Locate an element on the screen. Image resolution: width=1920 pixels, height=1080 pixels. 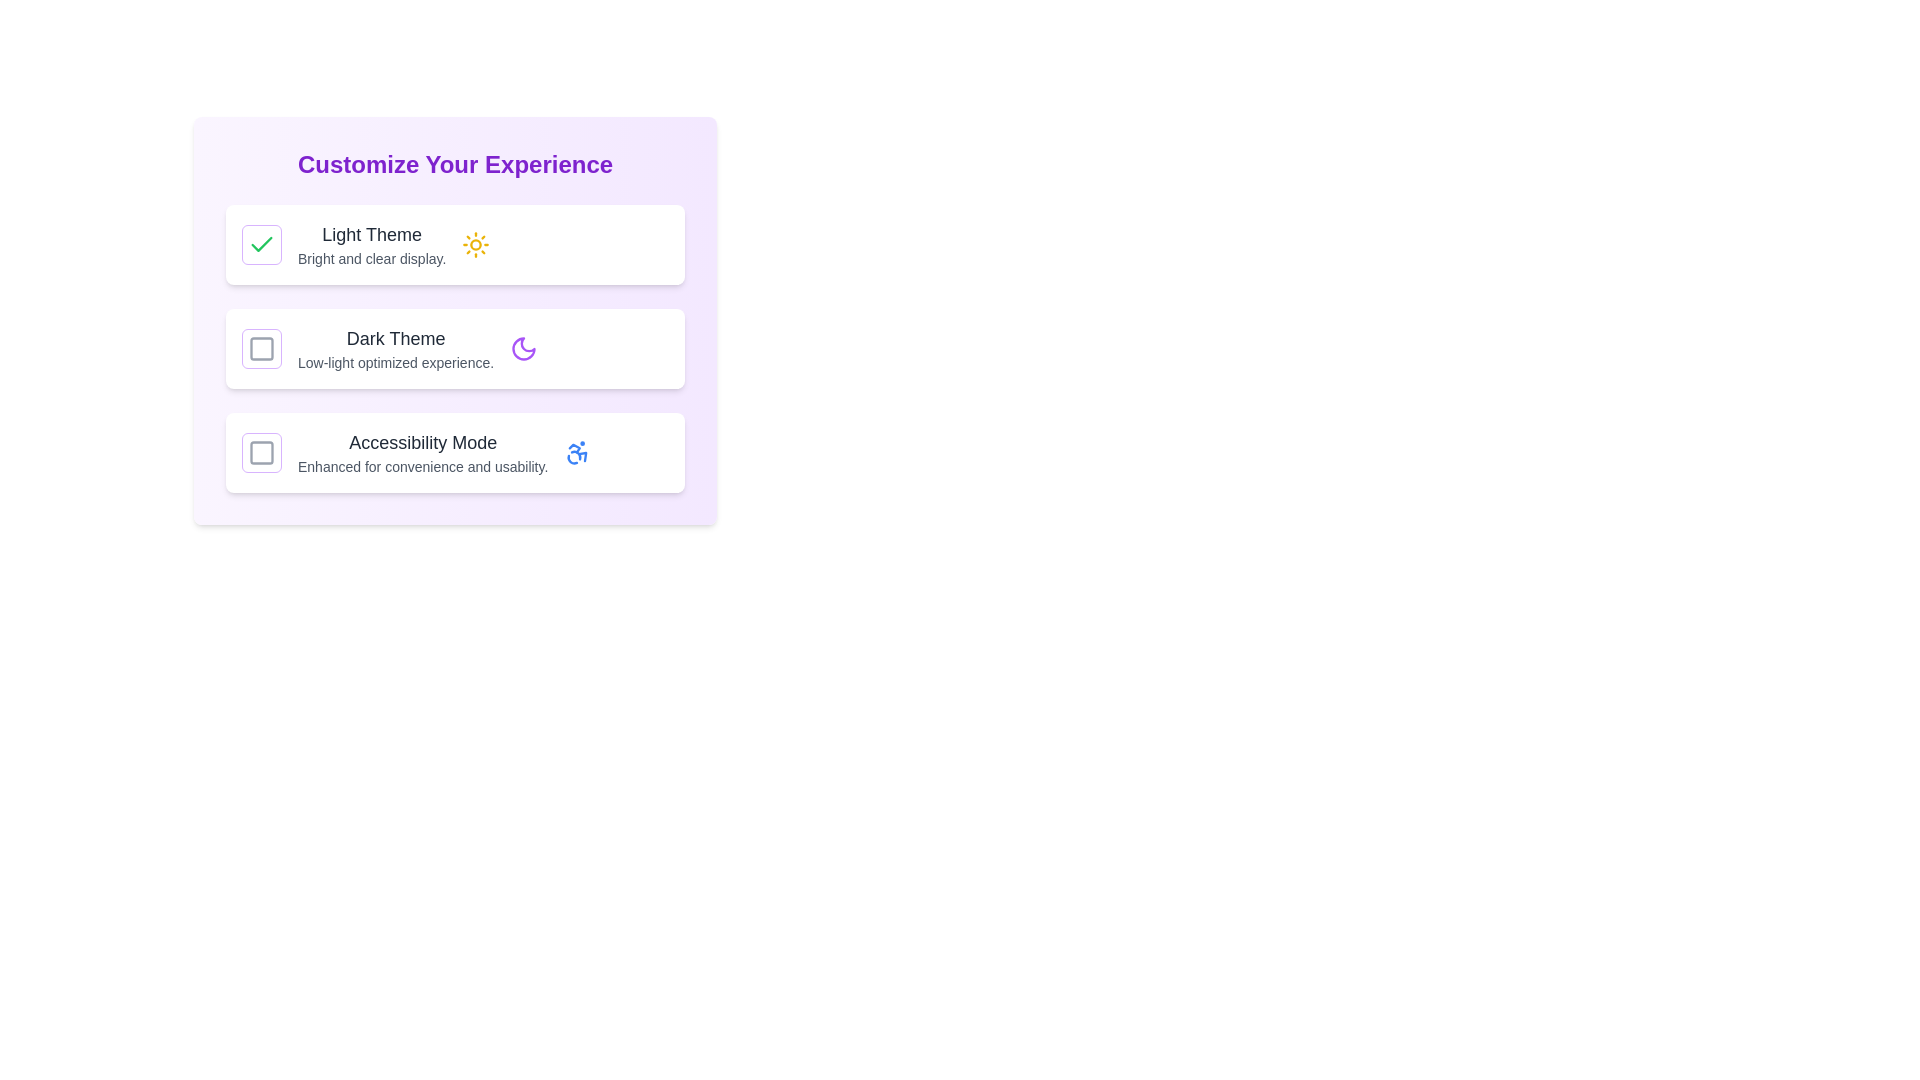
the third selectable option for Accessibility Mode in the vertically stacked list is located at coordinates (454, 452).